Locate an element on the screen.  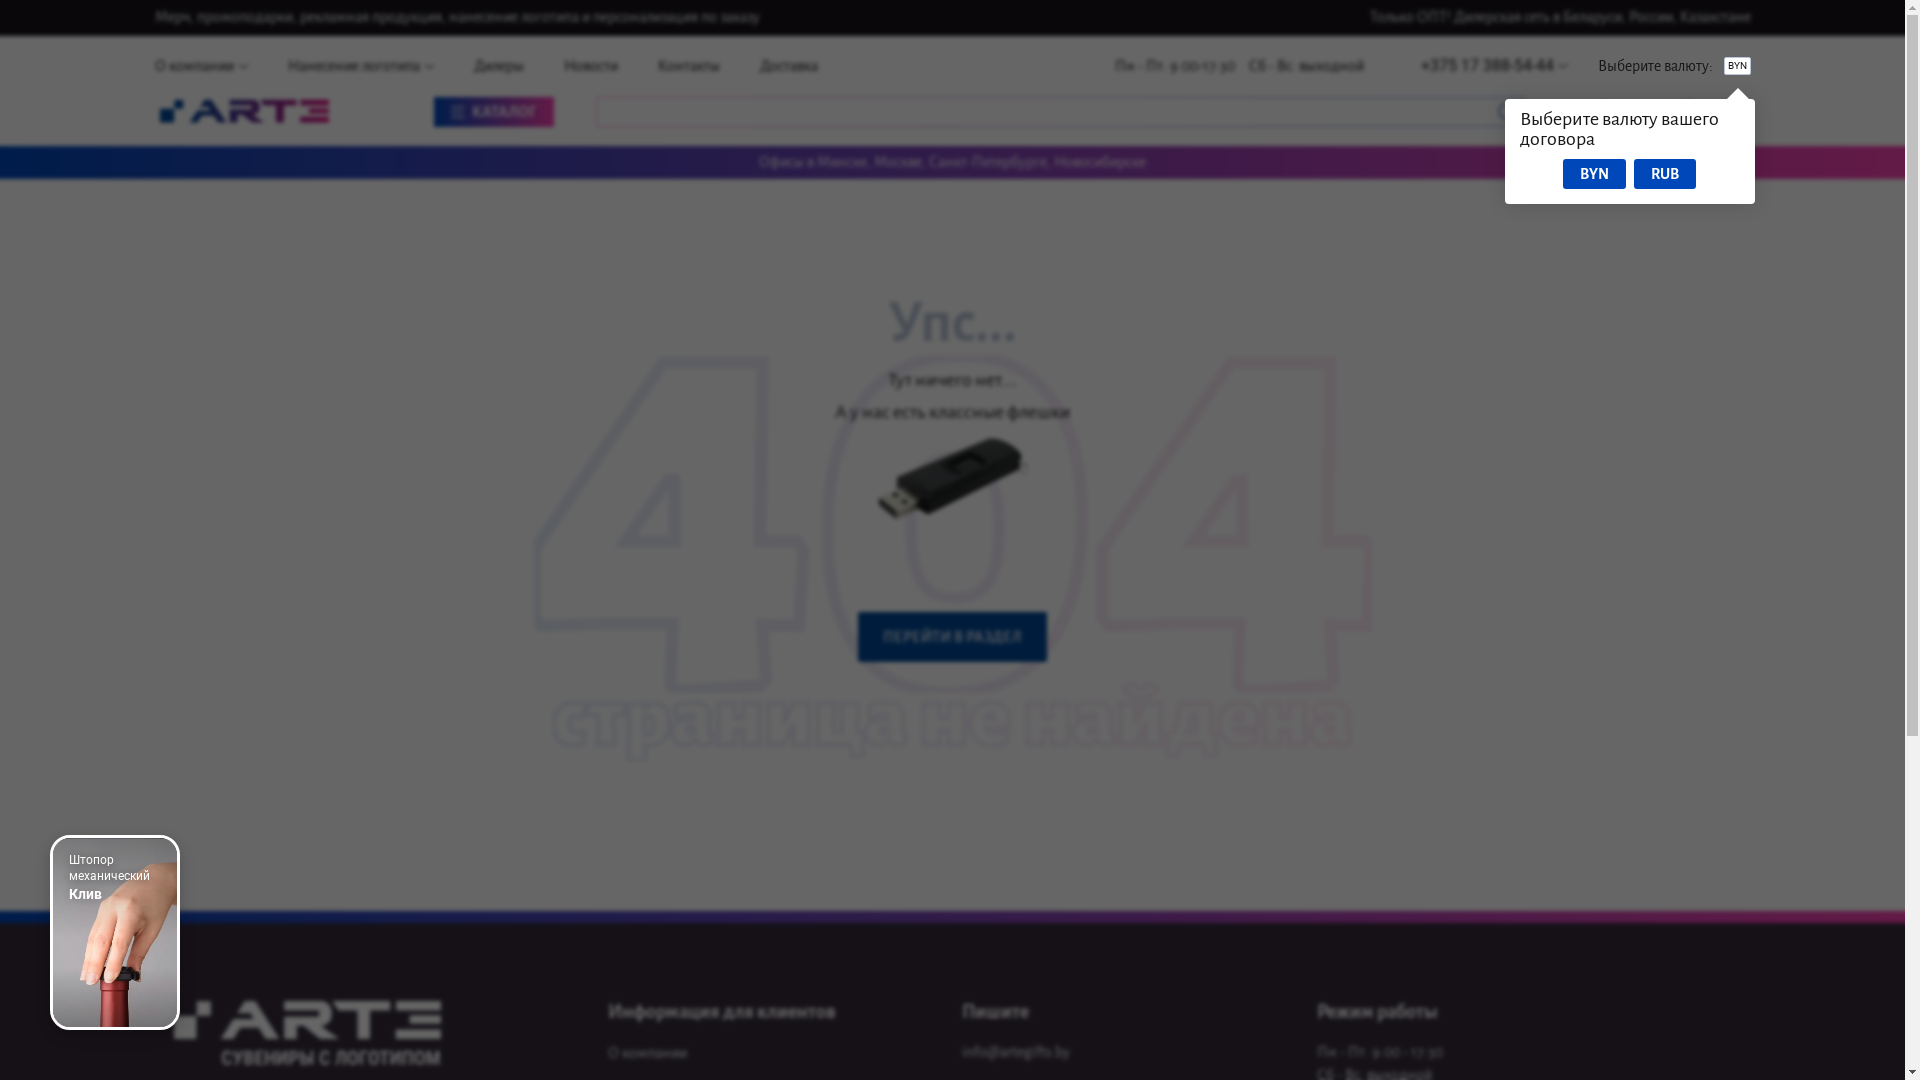
'RUB' is located at coordinates (1665, 172).